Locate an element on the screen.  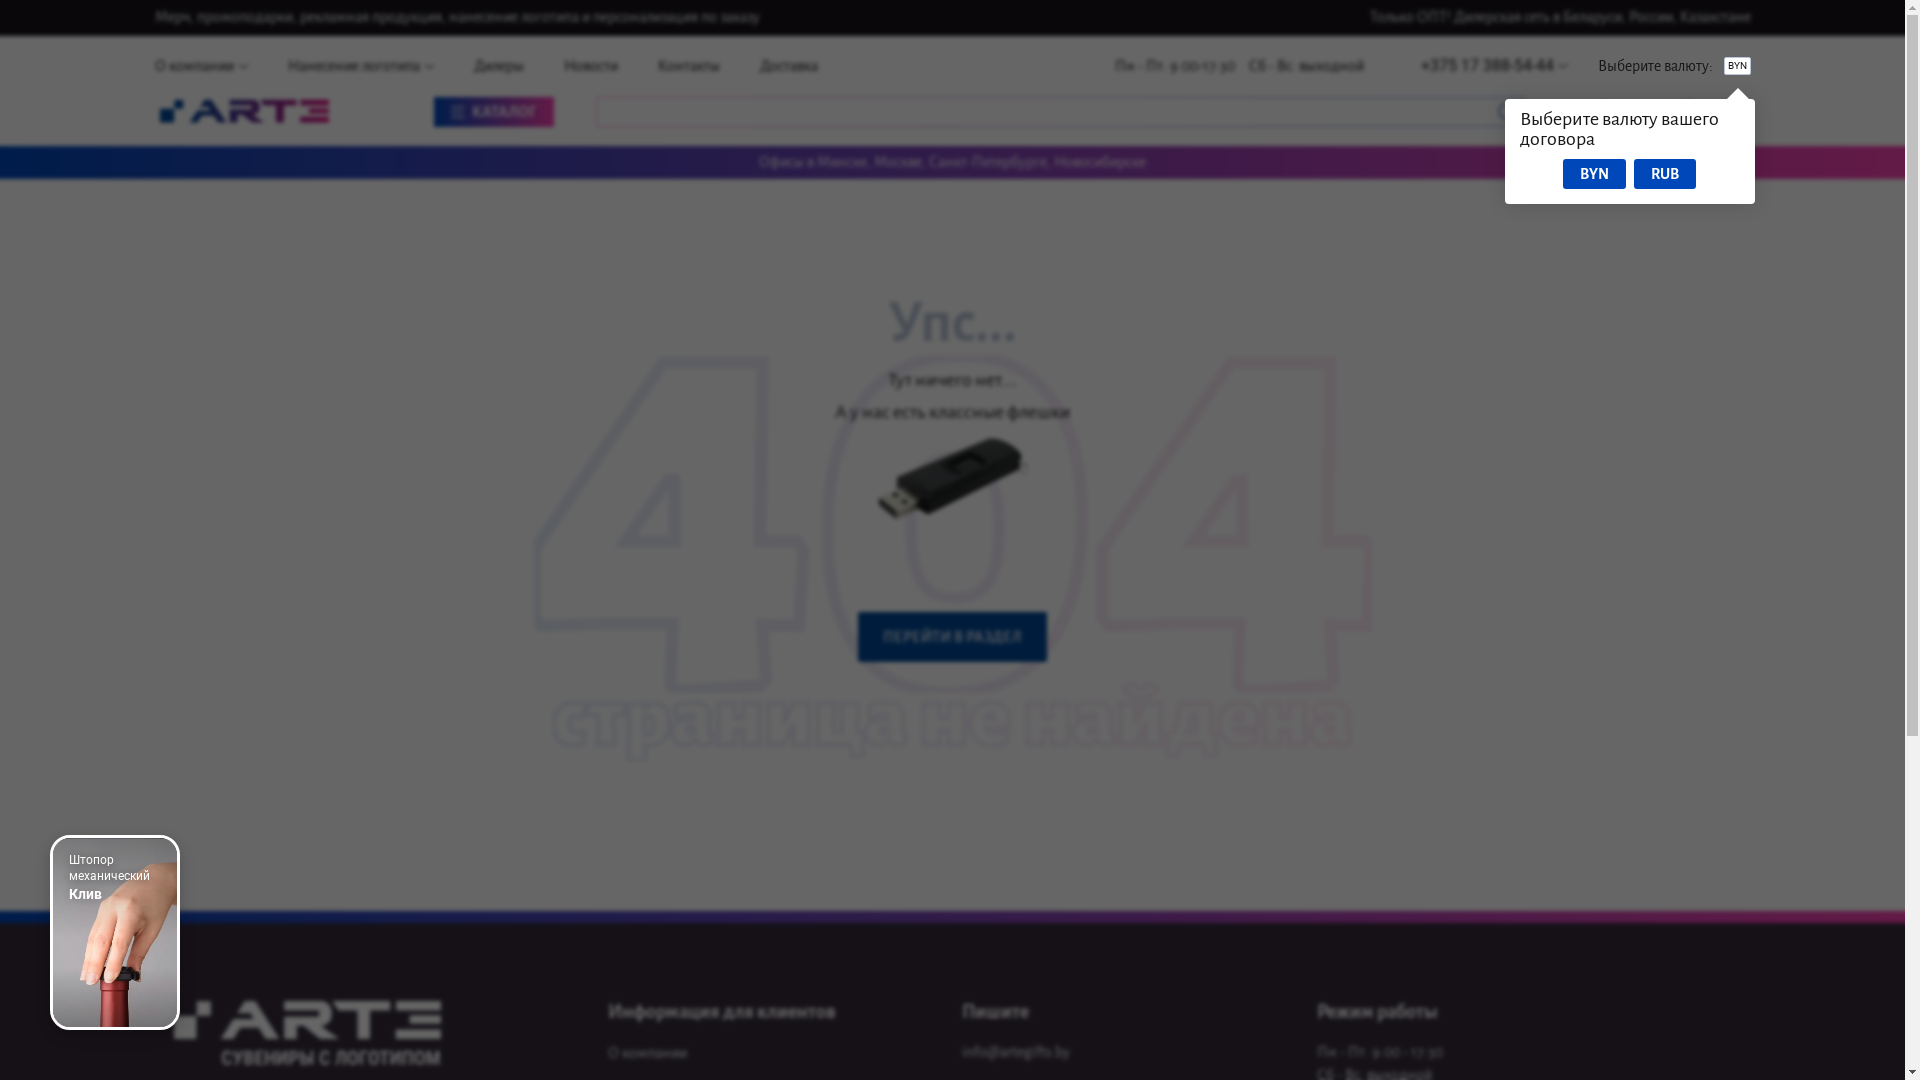
'RUB' is located at coordinates (1665, 172).